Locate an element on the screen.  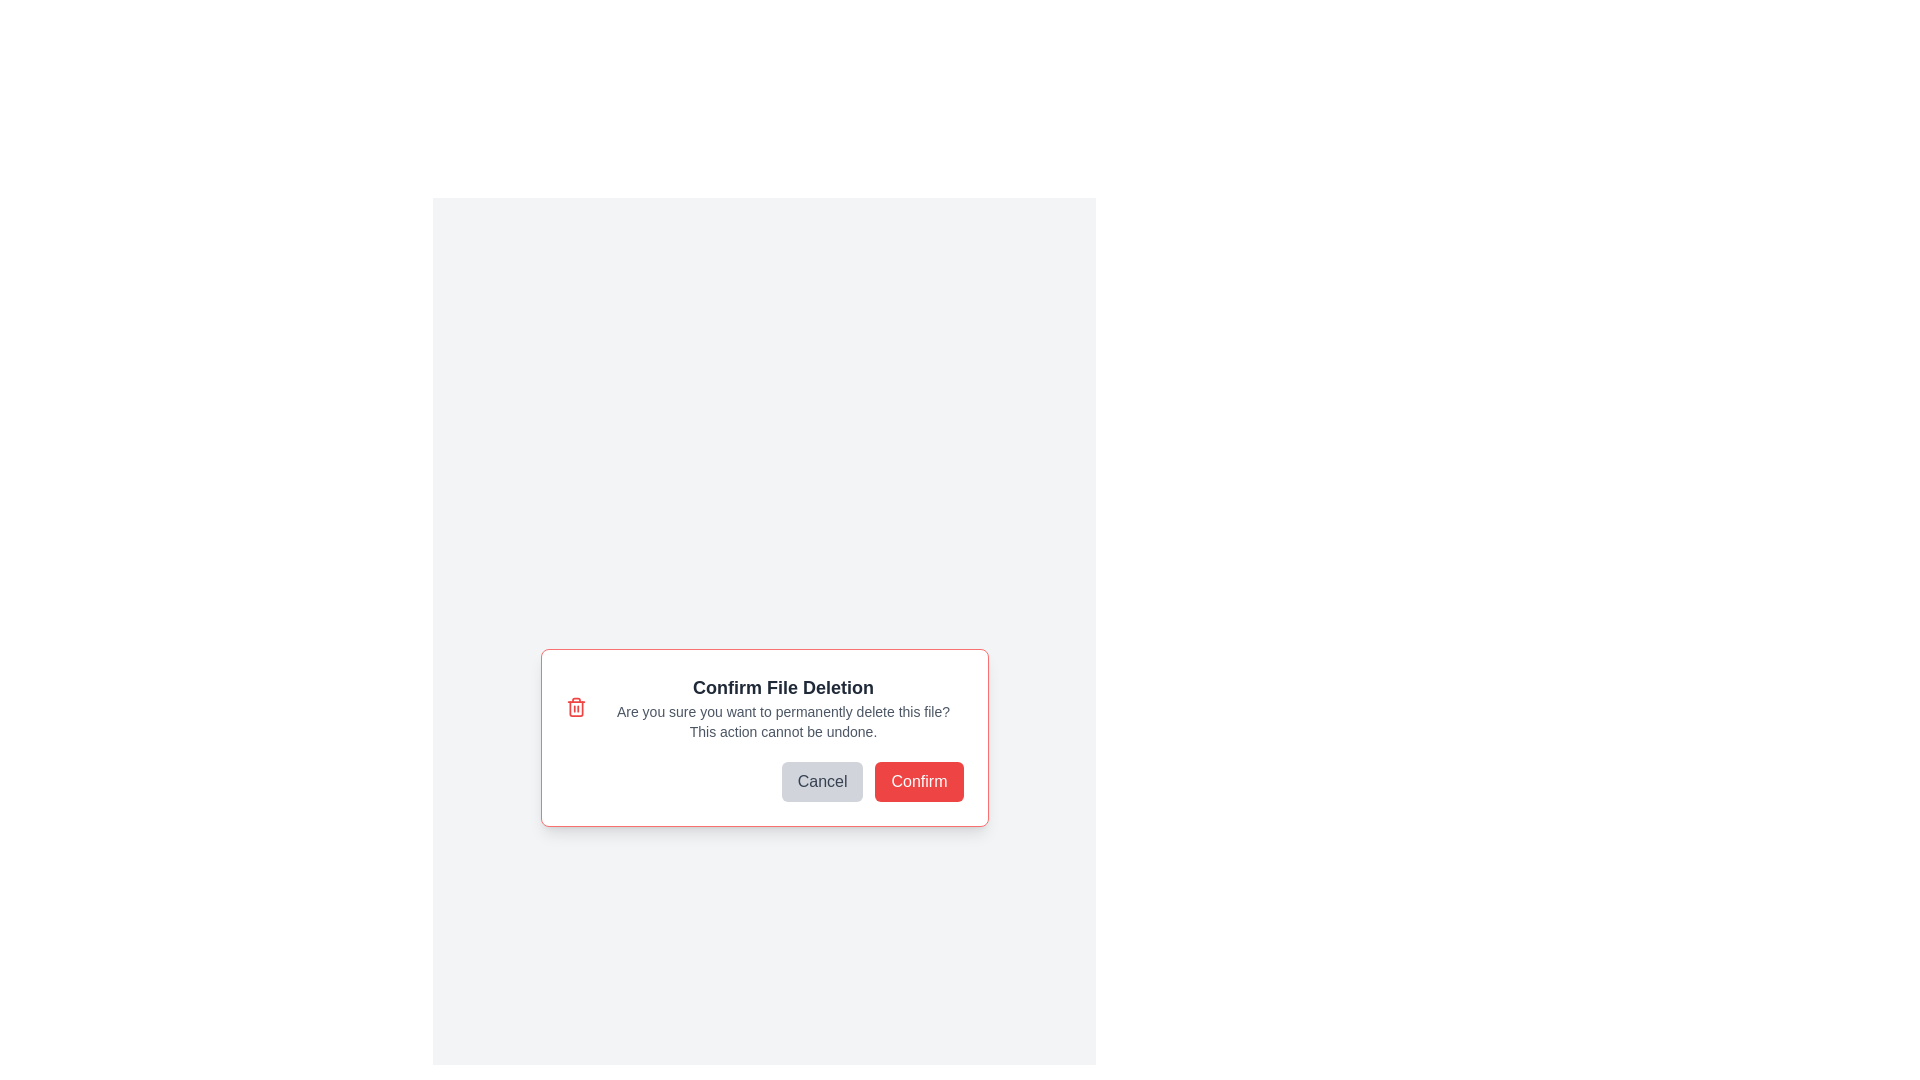
warning text located directly below the 'Confirm File Deletion' text in the modal dialog box, which informs the user about the consequences of deleting a file permanently is located at coordinates (782, 721).